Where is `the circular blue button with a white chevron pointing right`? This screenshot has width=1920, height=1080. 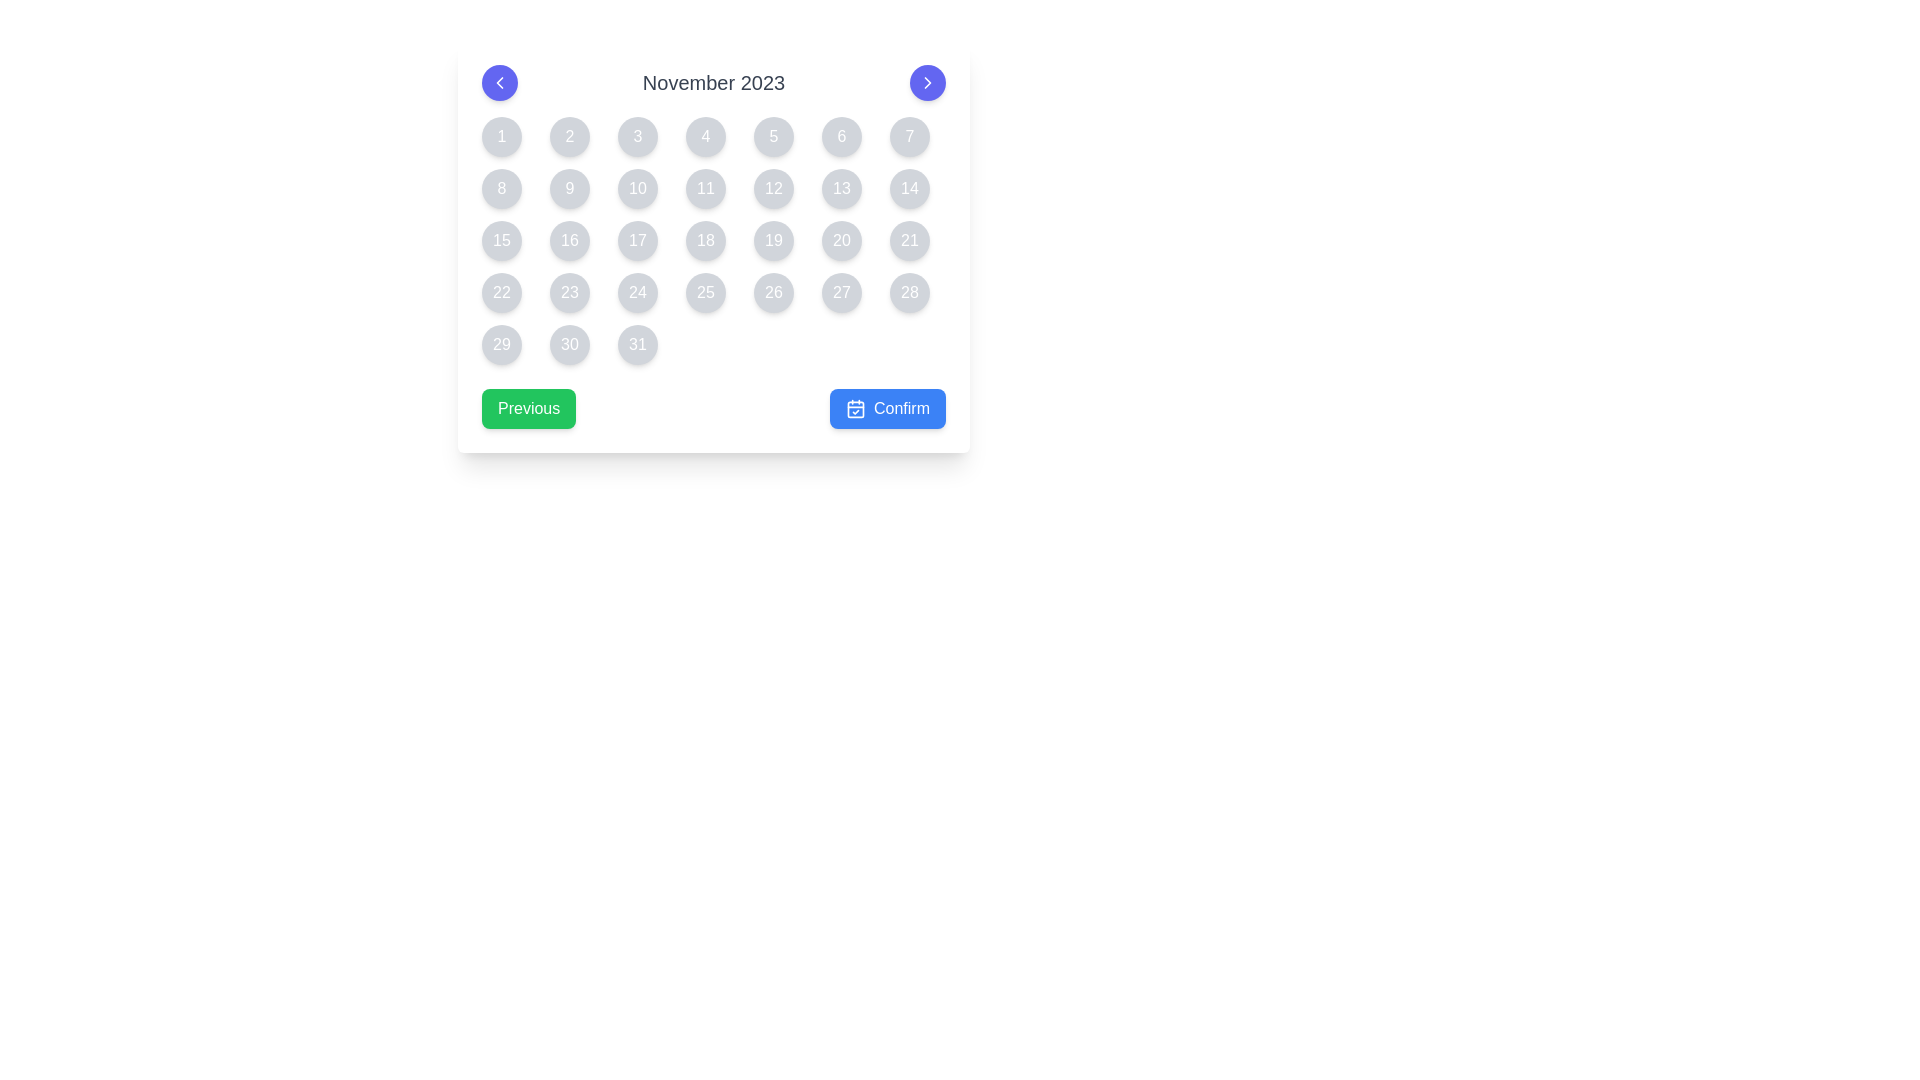
the circular blue button with a white chevron pointing right is located at coordinates (926, 82).